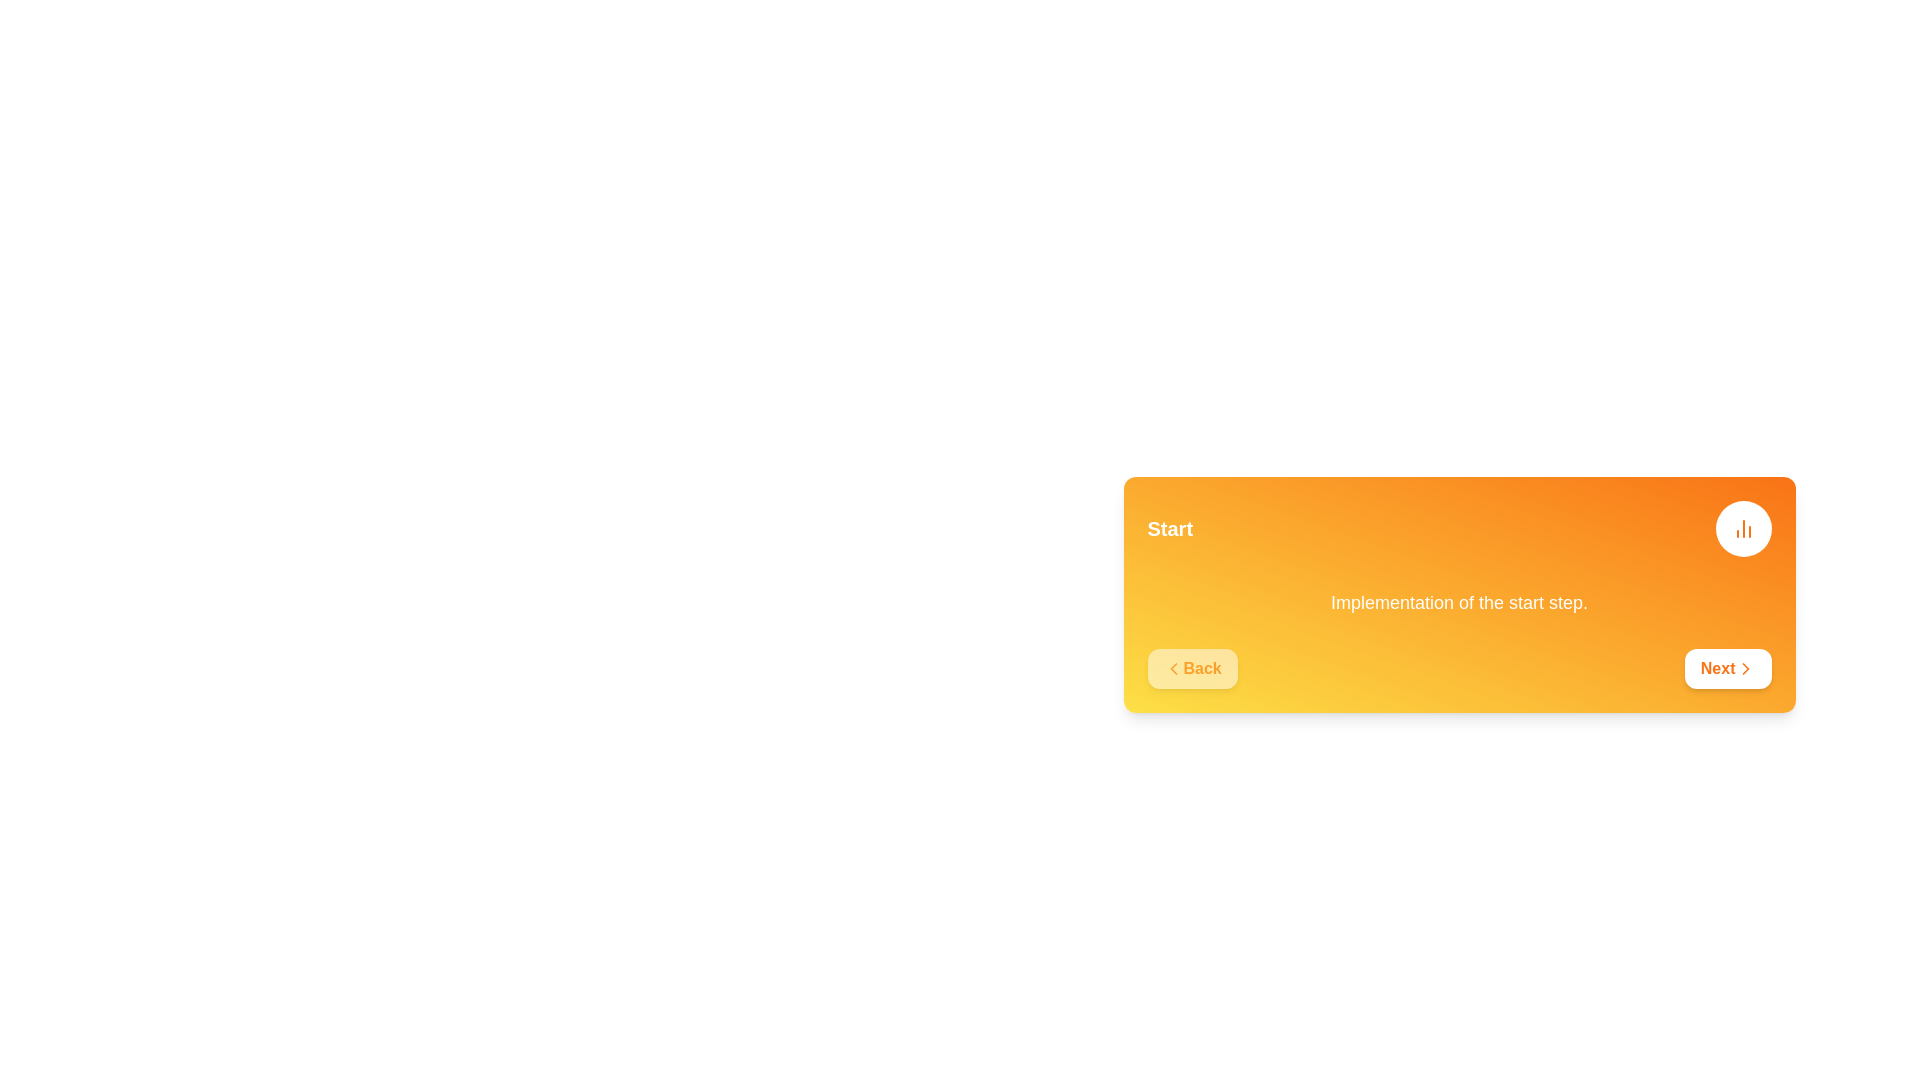 The height and width of the screenshot is (1080, 1920). I want to click on the chevron icon located at the bottom-right corner of the orange card interface, so click(1744, 668).